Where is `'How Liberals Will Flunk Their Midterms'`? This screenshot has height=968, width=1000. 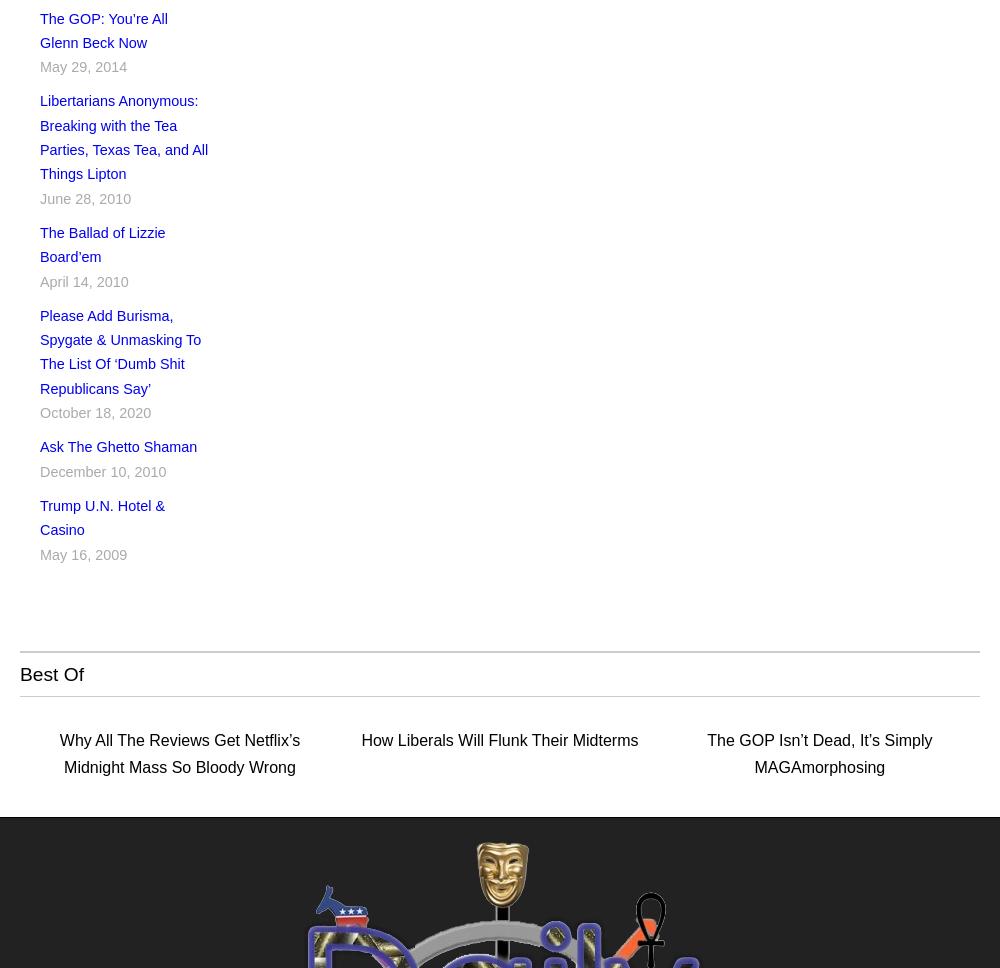 'How Liberals Will Flunk Their Midterms' is located at coordinates (498, 740).